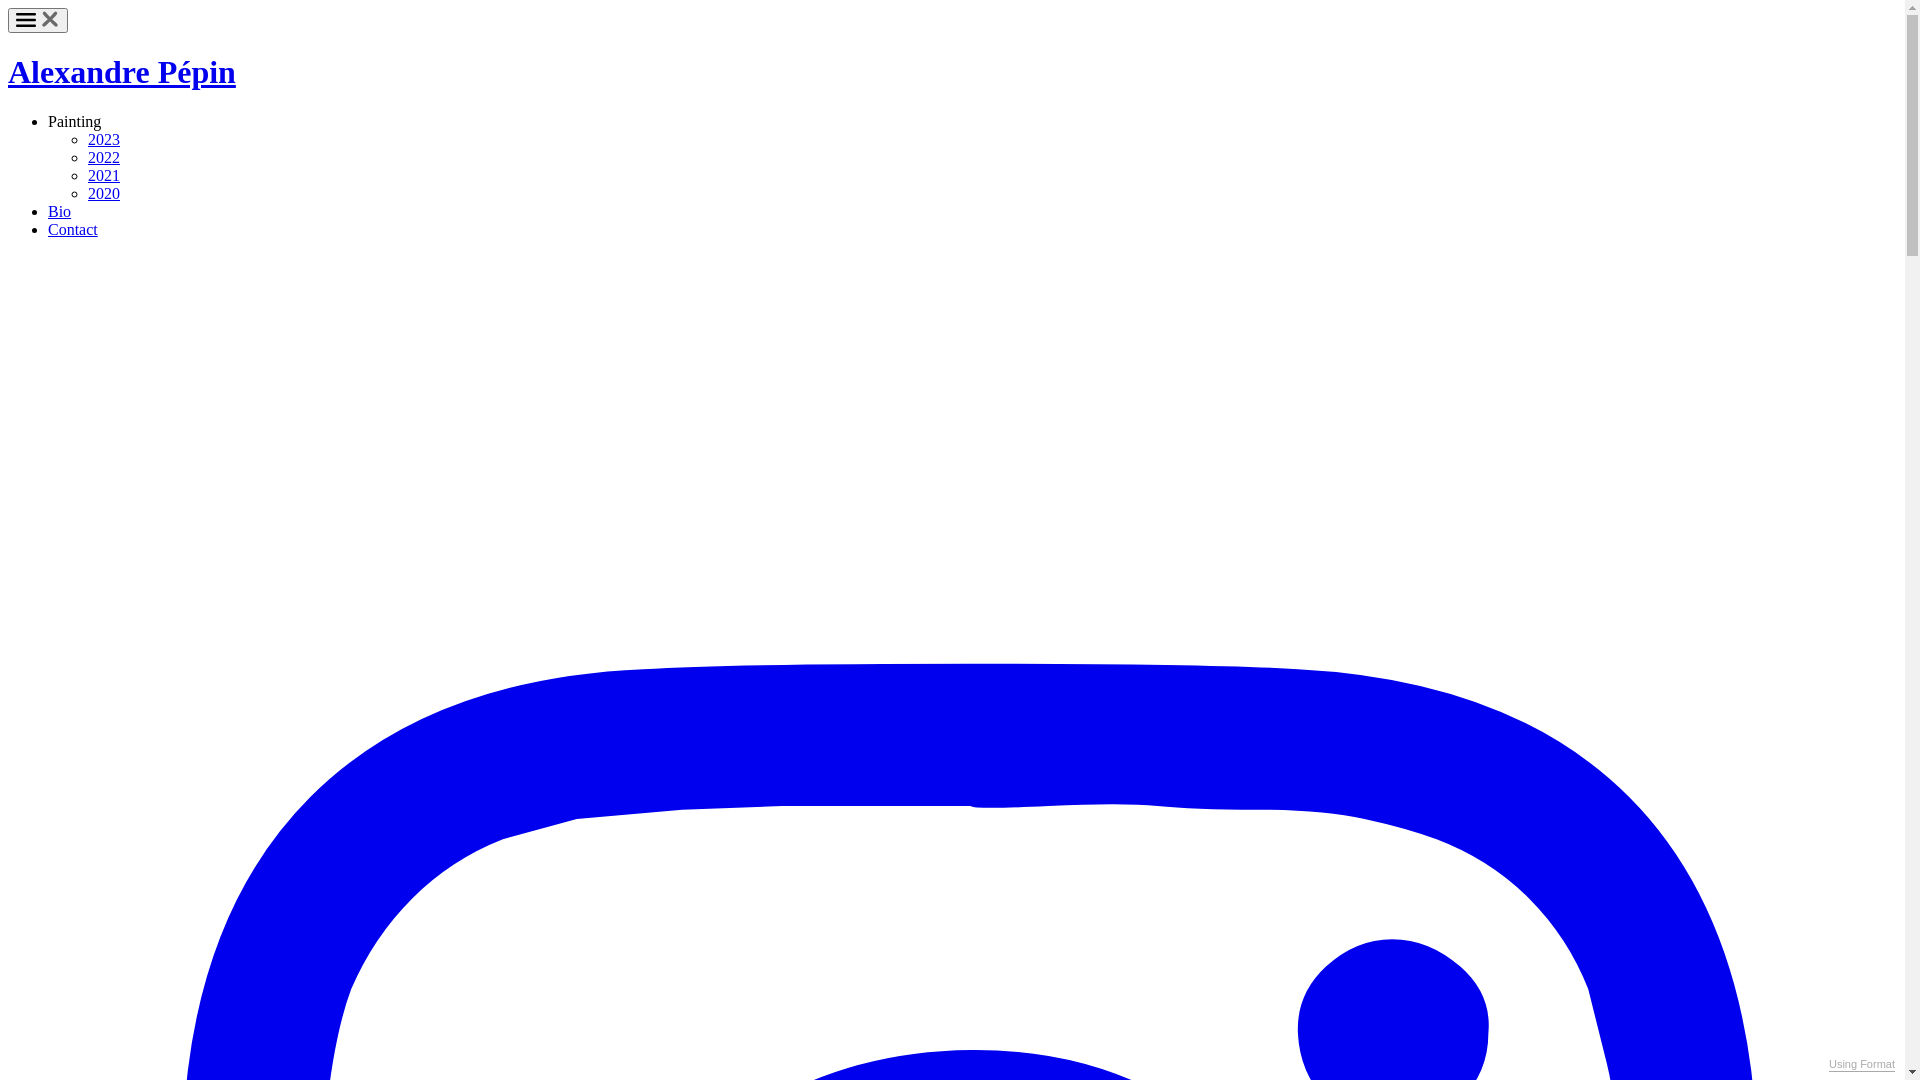 This screenshot has width=1920, height=1080. What do you see at coordinates (48, 228) in the screenshot?
I see `'Contact'` at bounding box center [48, 228].